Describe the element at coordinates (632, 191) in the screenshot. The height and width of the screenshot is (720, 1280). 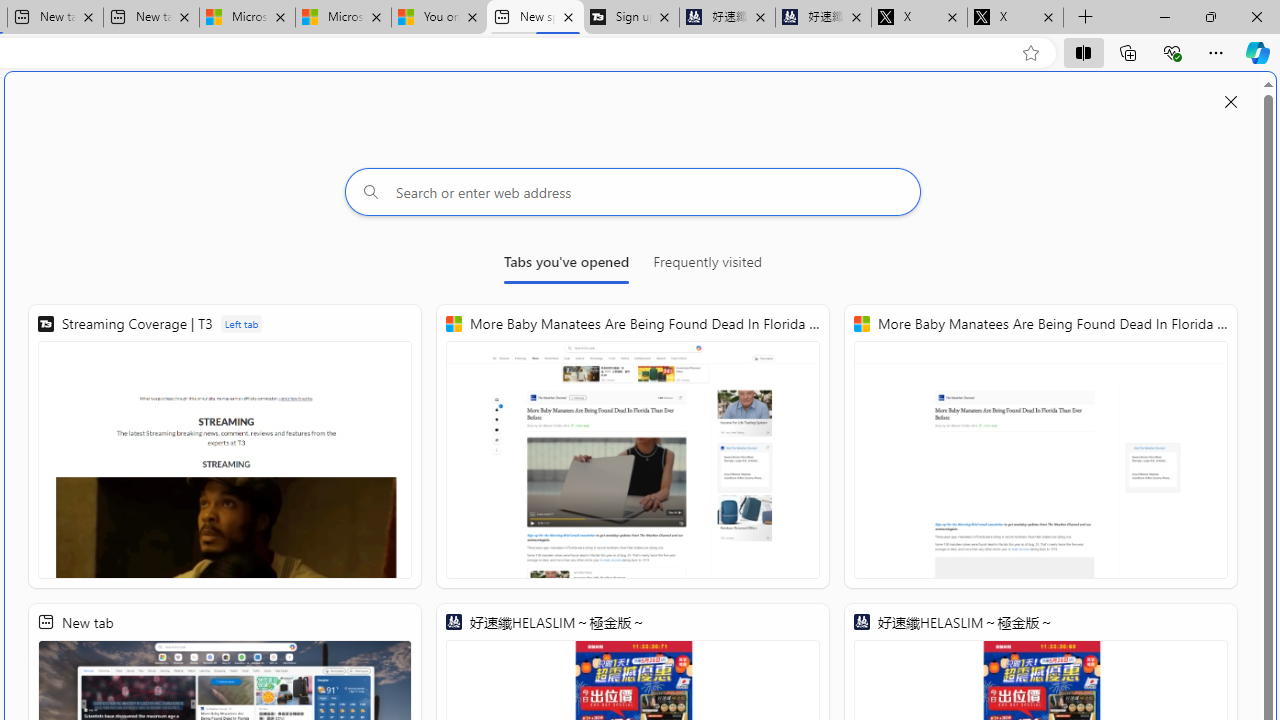
I see `'Search or enter web address'` at that location.